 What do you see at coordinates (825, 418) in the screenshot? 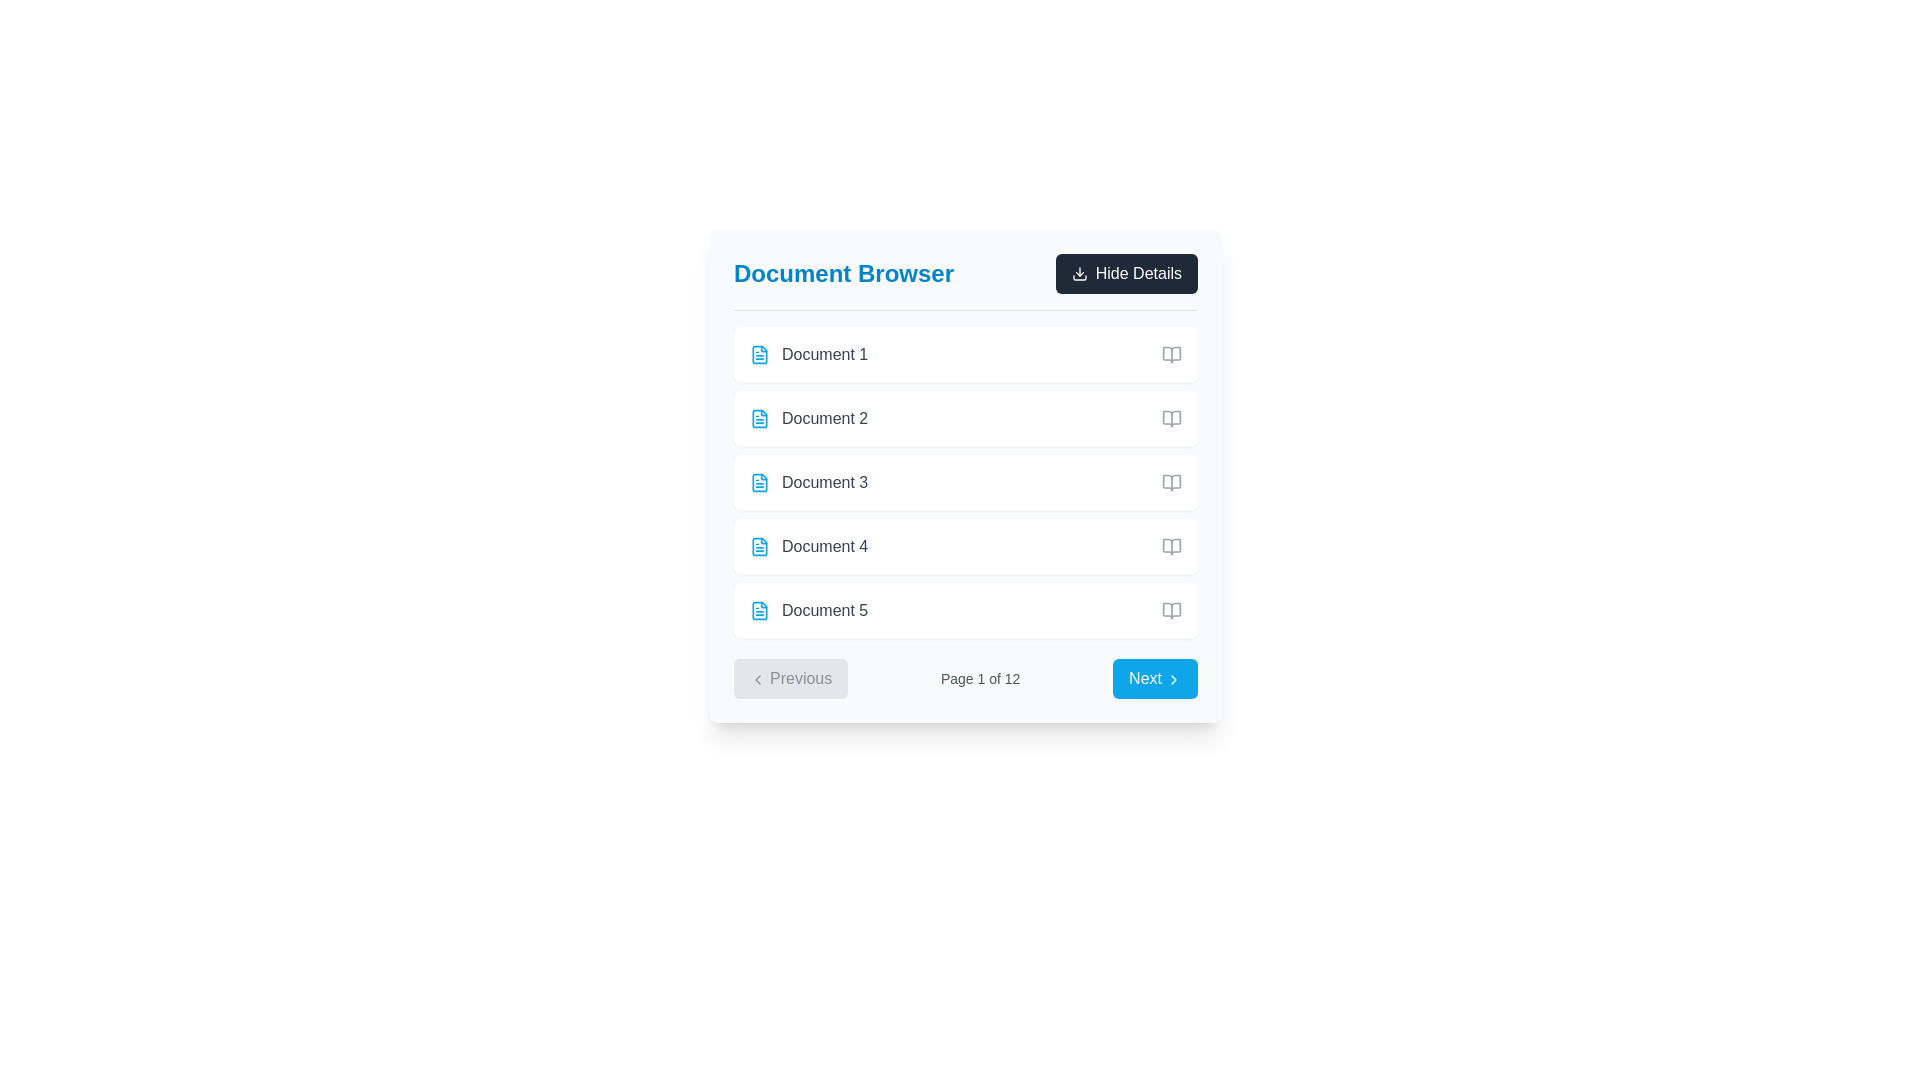
I see `the text label describing a file or document entry, which is the second item in a vertical list, aligned with a blue file icon to the left` at bounding box center [825, 418].